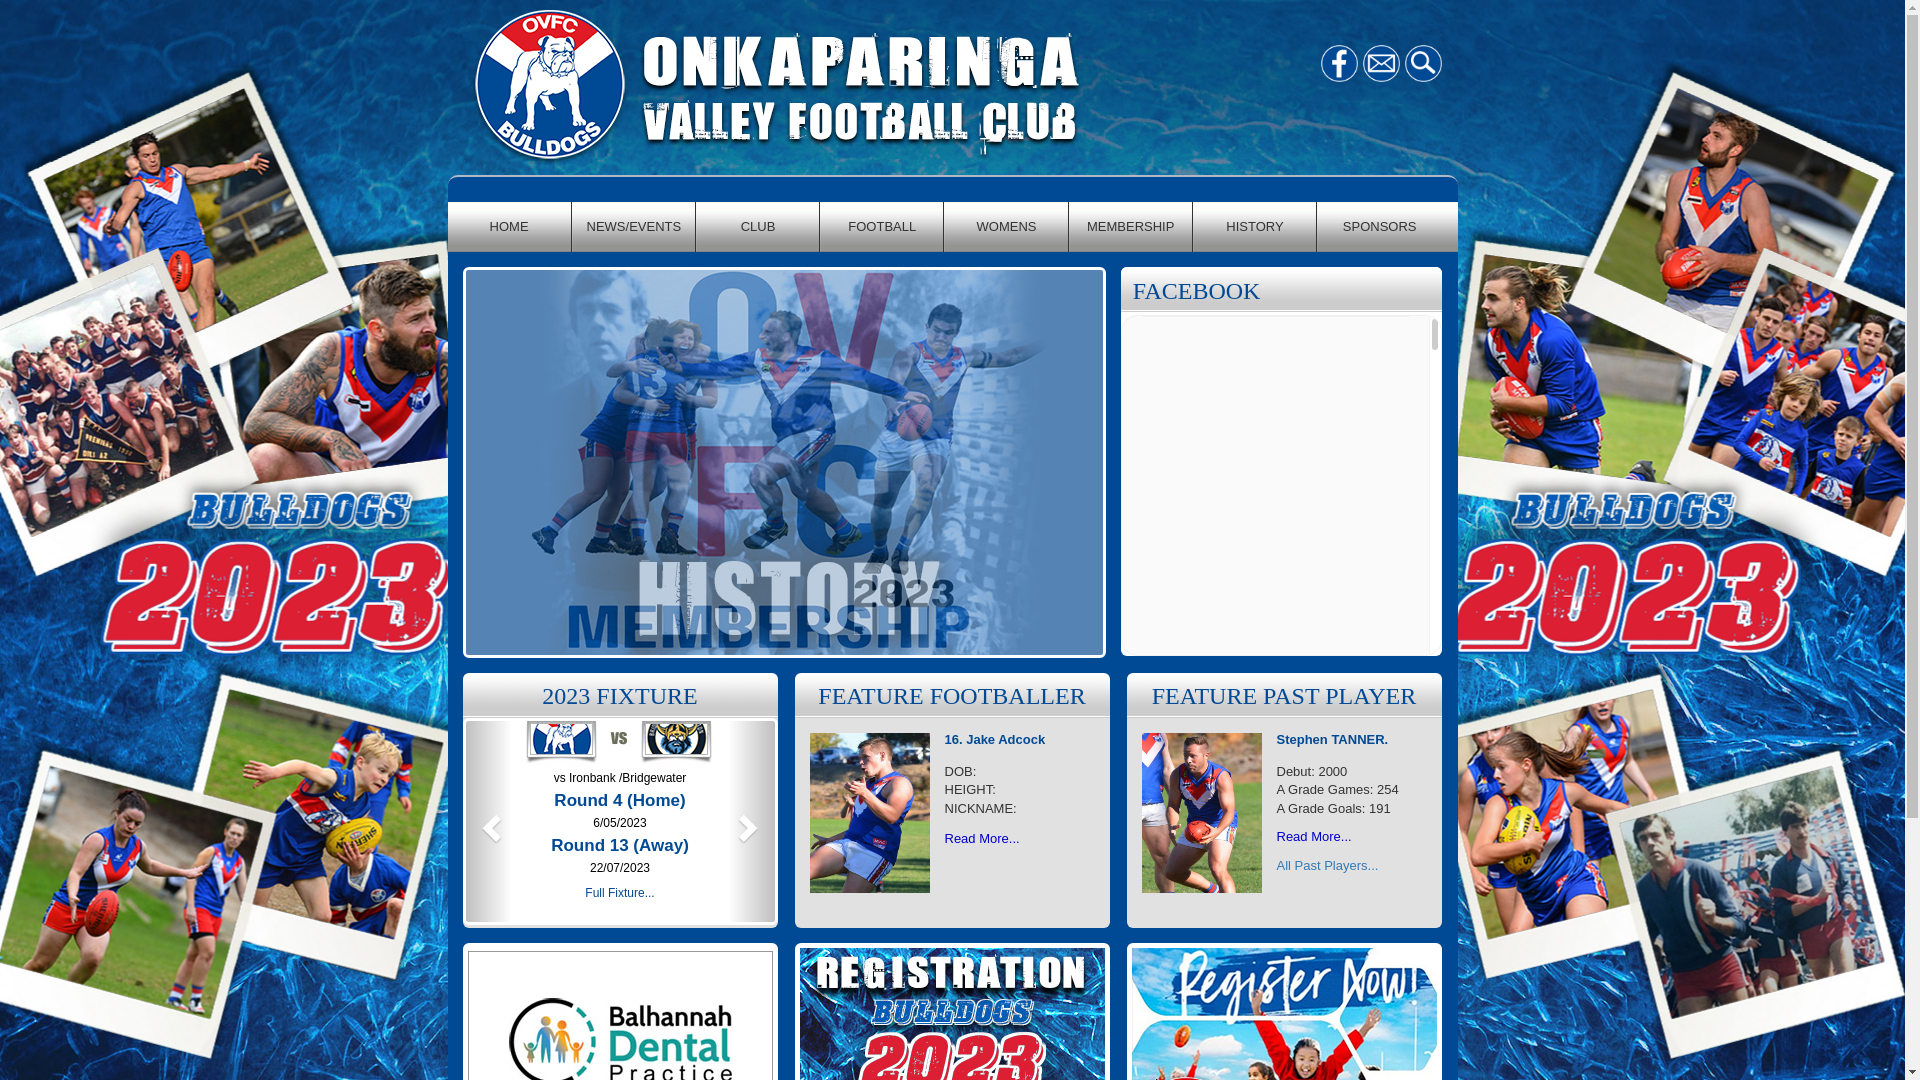 Image resolution: width=1920 pixels, height=1080 pixels. What do you see at coordinates (632, 226) in the screenshot?
I see `'NEWS/EVENTS'` at bounding box center [632, 226].